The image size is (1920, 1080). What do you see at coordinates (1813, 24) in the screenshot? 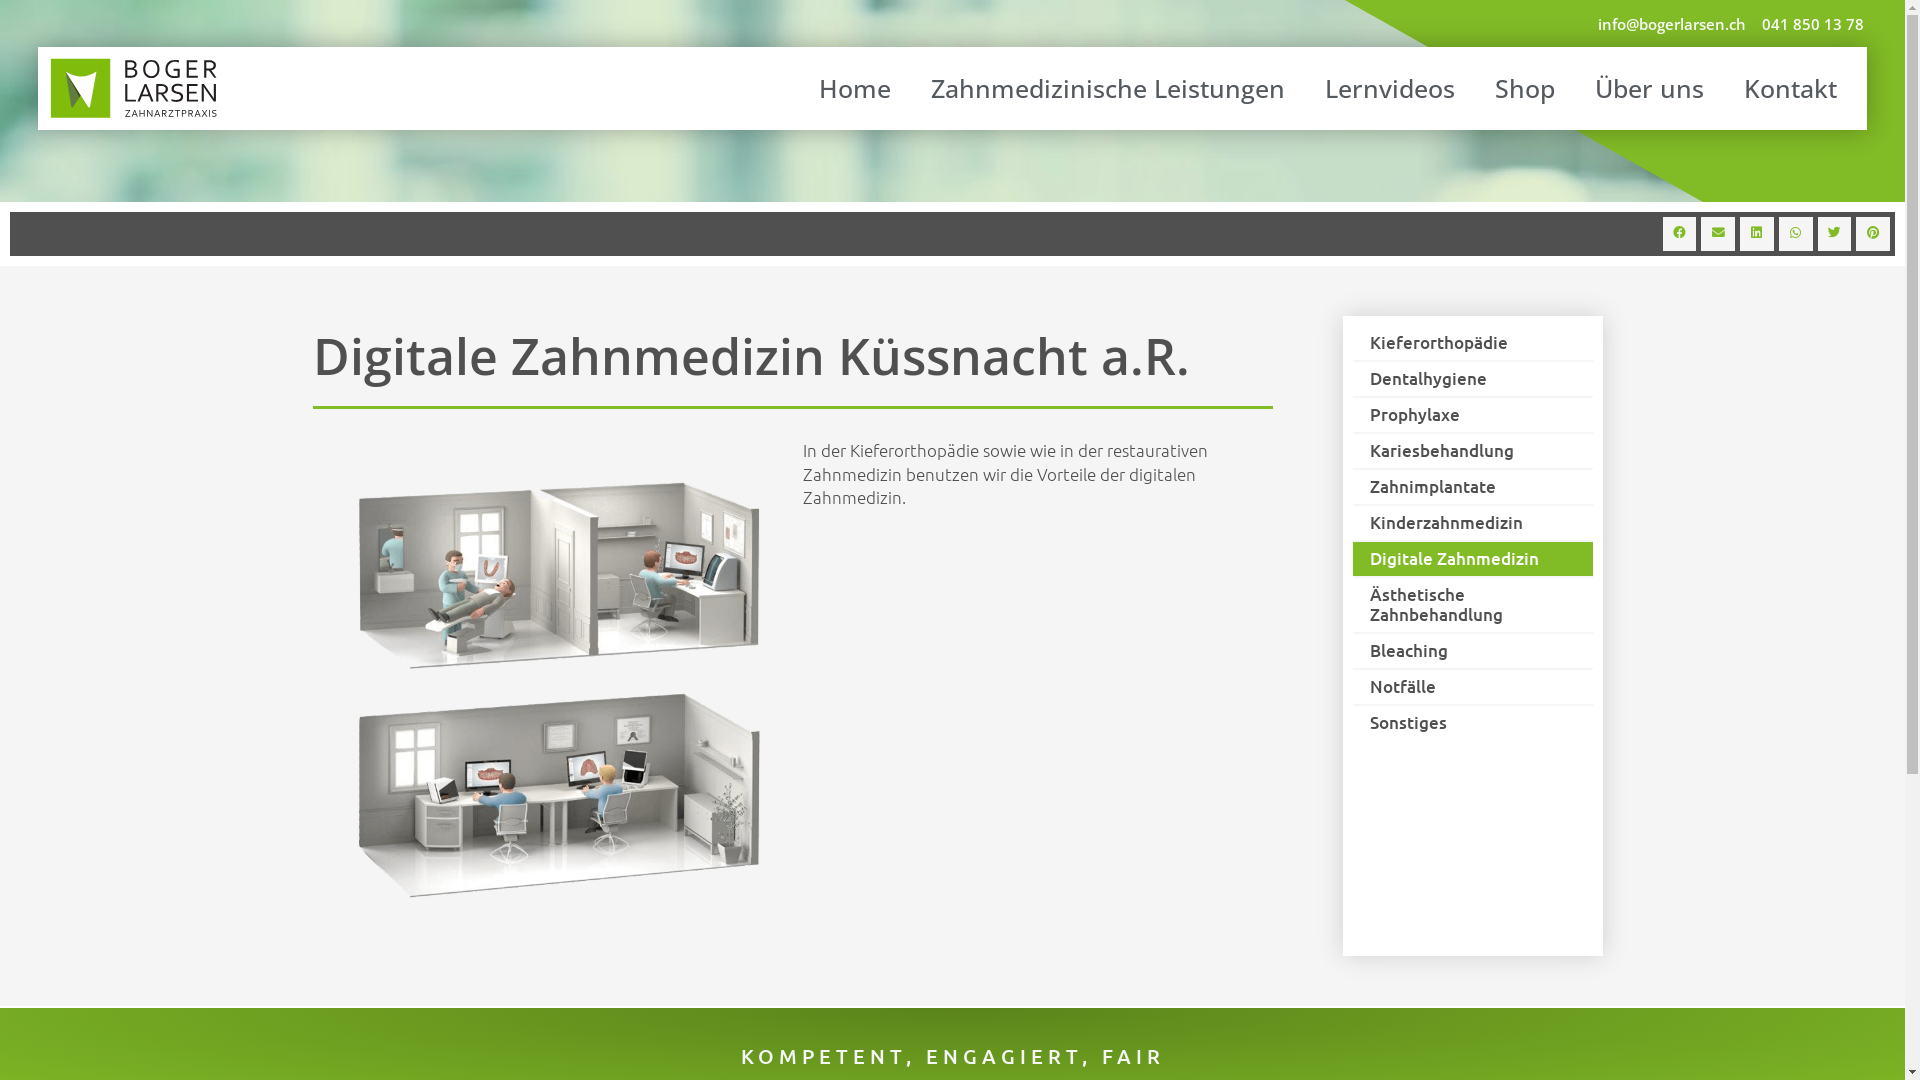
I see `'041 850 13 78'` at bounding box center [1813, 24].